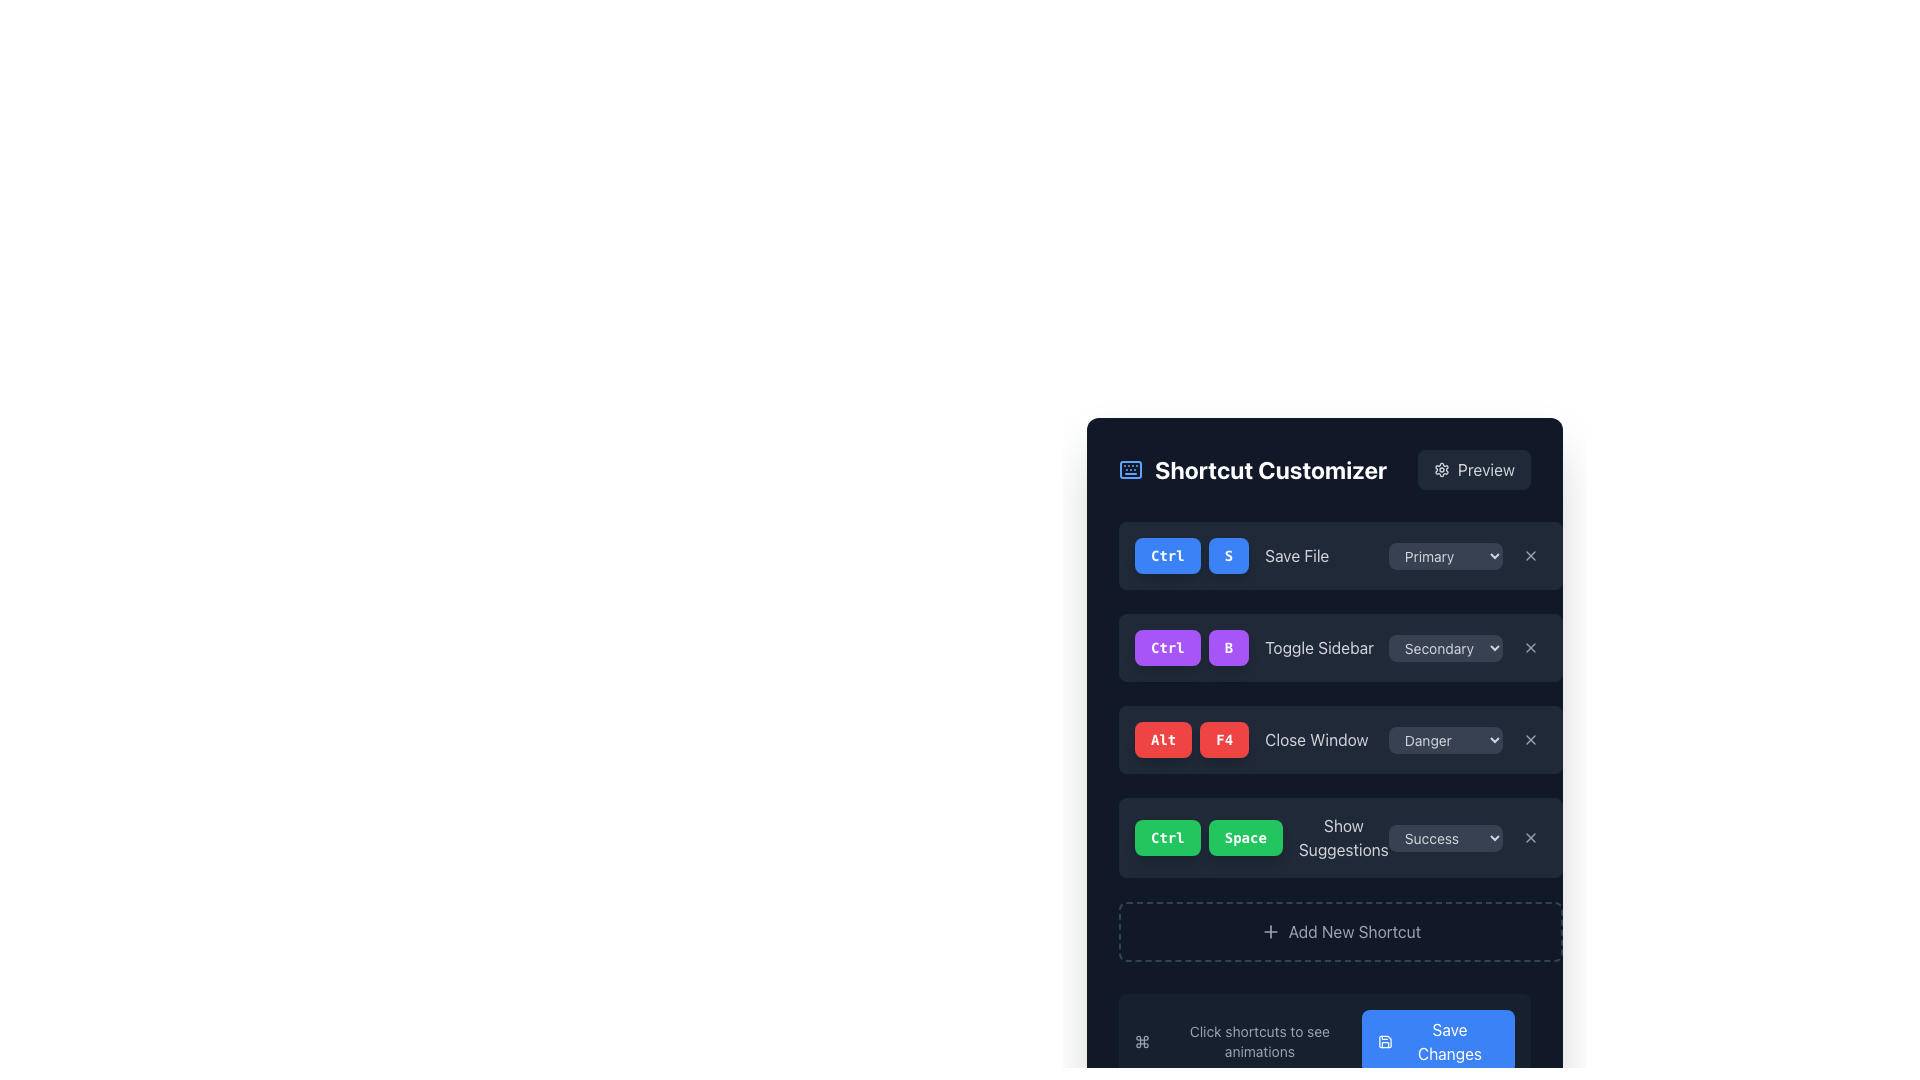 The width and height of the screenshot is (1920, 1080). I want to click on the Text Label indicating the context for customizing shortcuts, positioned near the top-left section to the right of a keyboard icon, so click(1270, 470).